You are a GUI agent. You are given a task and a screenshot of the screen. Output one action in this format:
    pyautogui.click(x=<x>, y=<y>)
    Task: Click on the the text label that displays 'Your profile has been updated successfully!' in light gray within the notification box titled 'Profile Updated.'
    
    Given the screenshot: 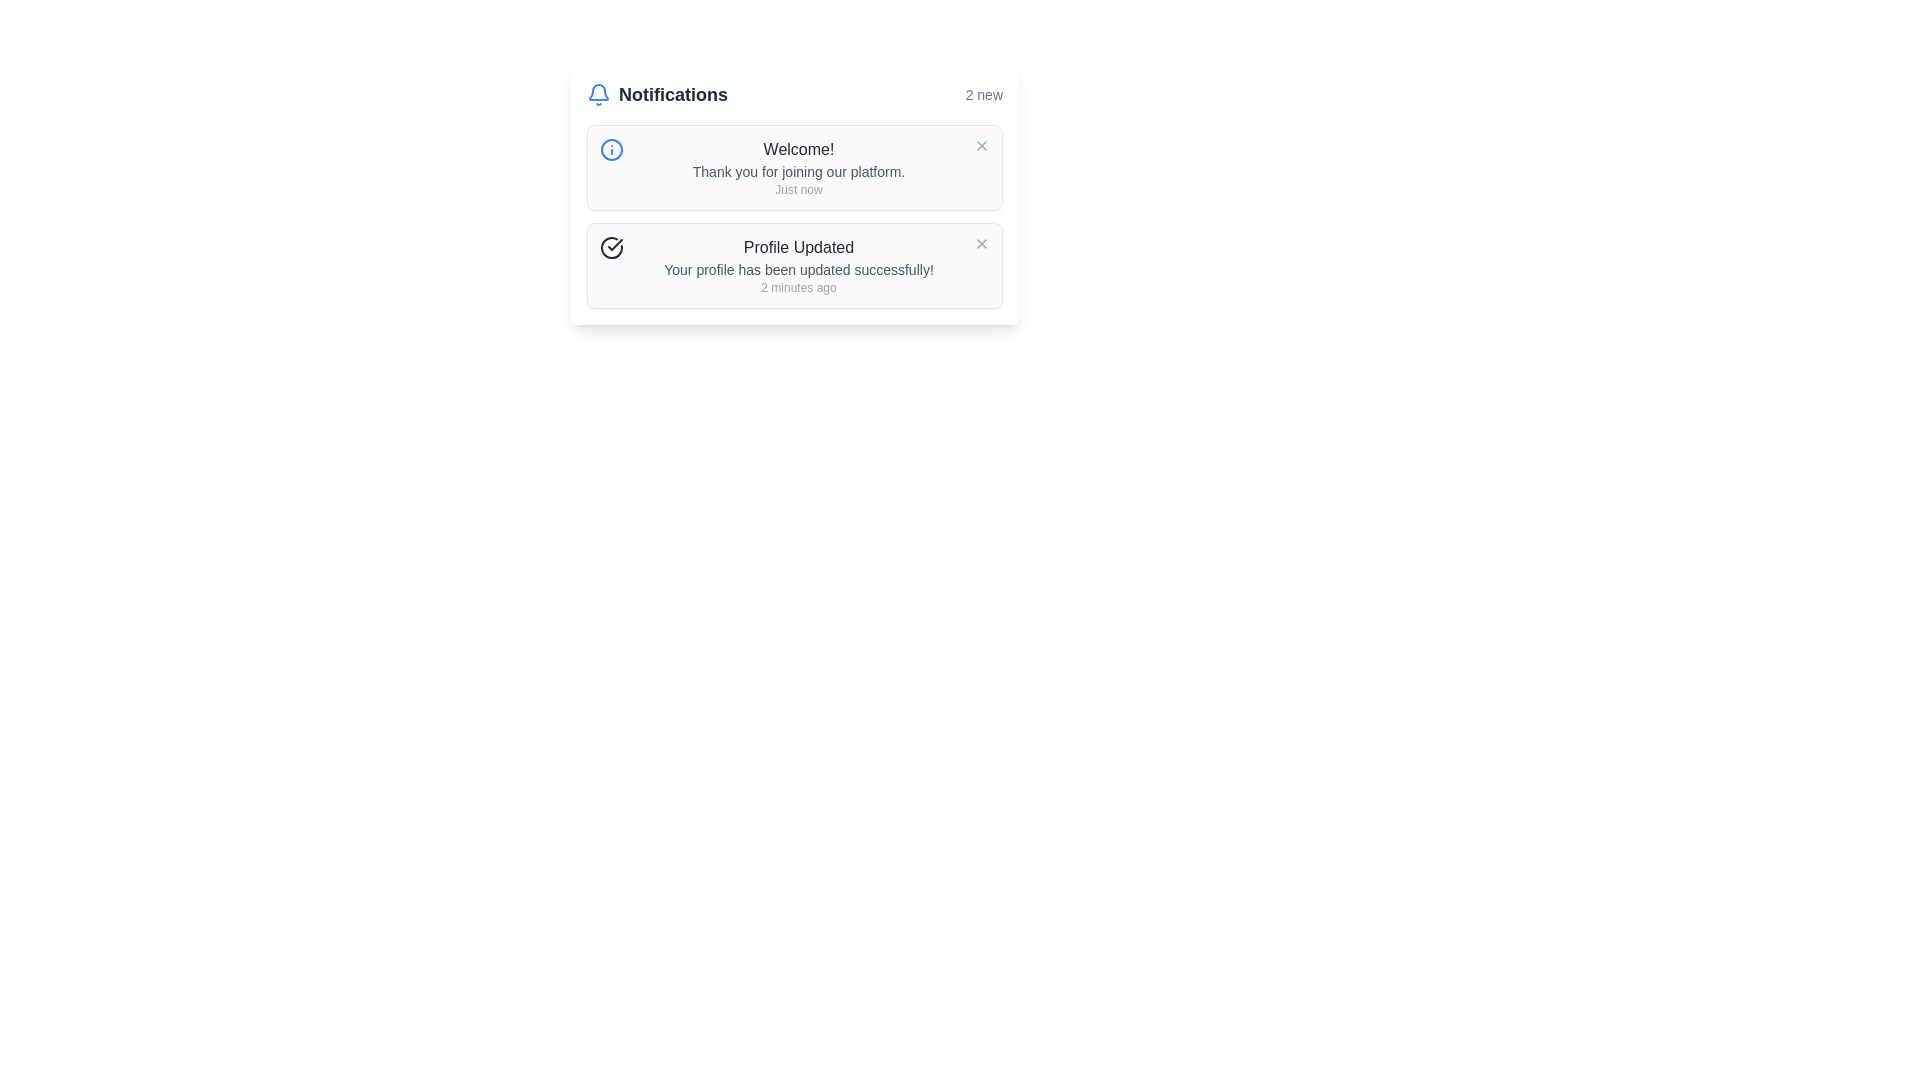 What is the action you would take?
    pyautogui.click(x=797, y=270)
    